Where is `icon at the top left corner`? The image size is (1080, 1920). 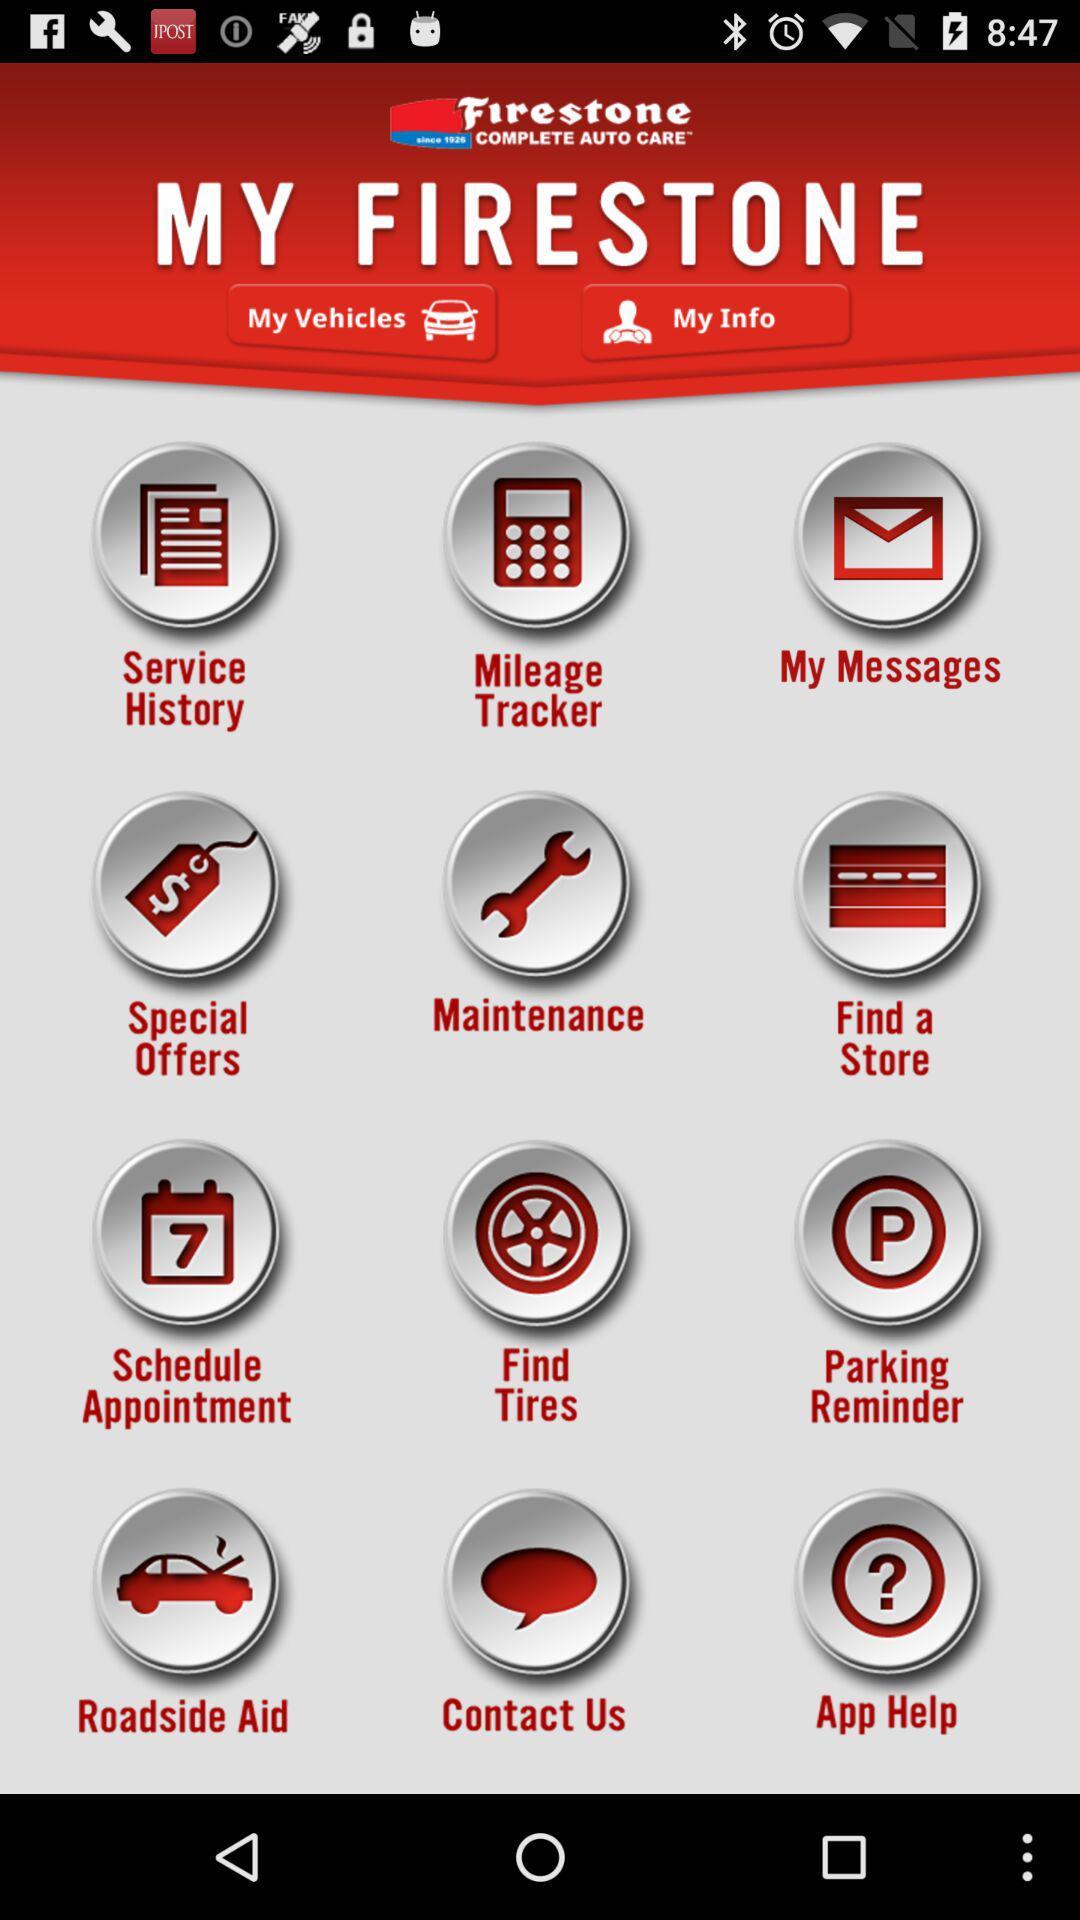
icon at the top left corner is located at coordinates (189, 586).